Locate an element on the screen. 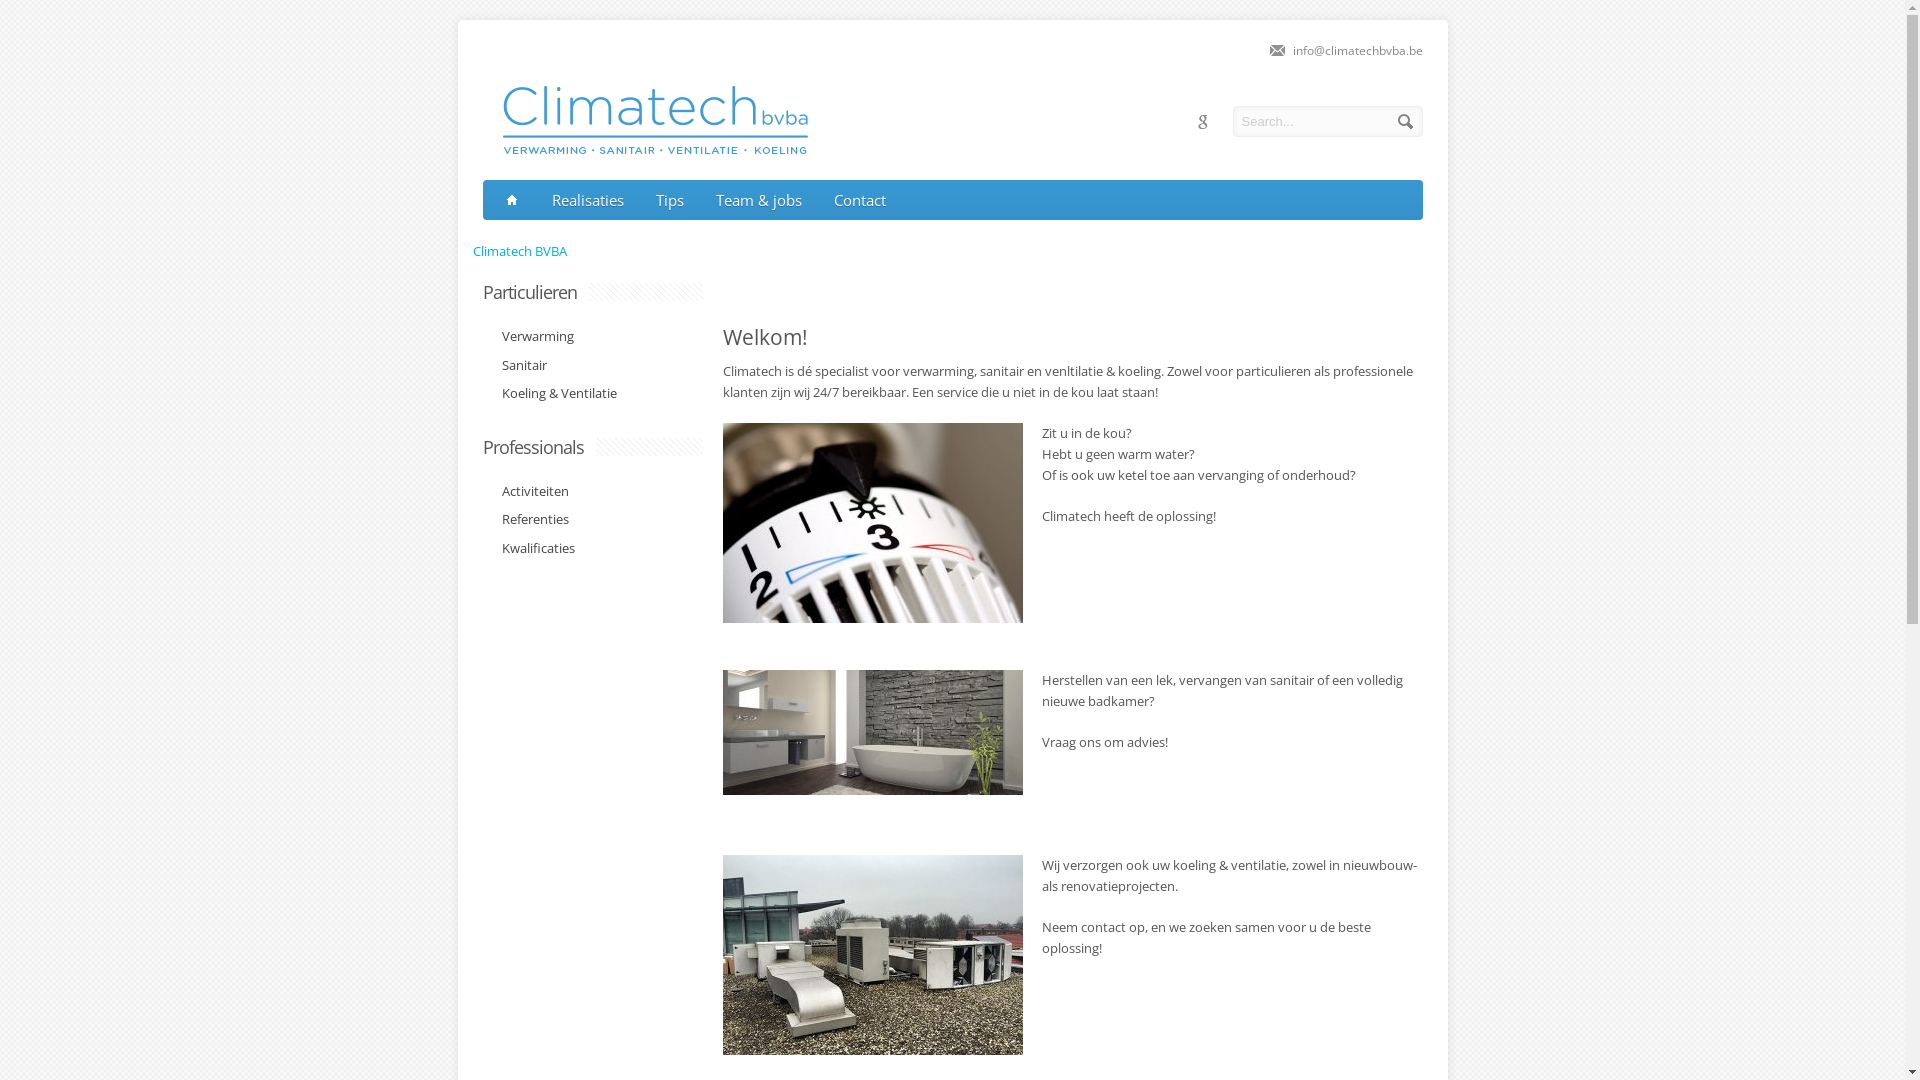 This screenshot has height=1080, width=1920. 'Tips' is located at coordinates (670, 200).